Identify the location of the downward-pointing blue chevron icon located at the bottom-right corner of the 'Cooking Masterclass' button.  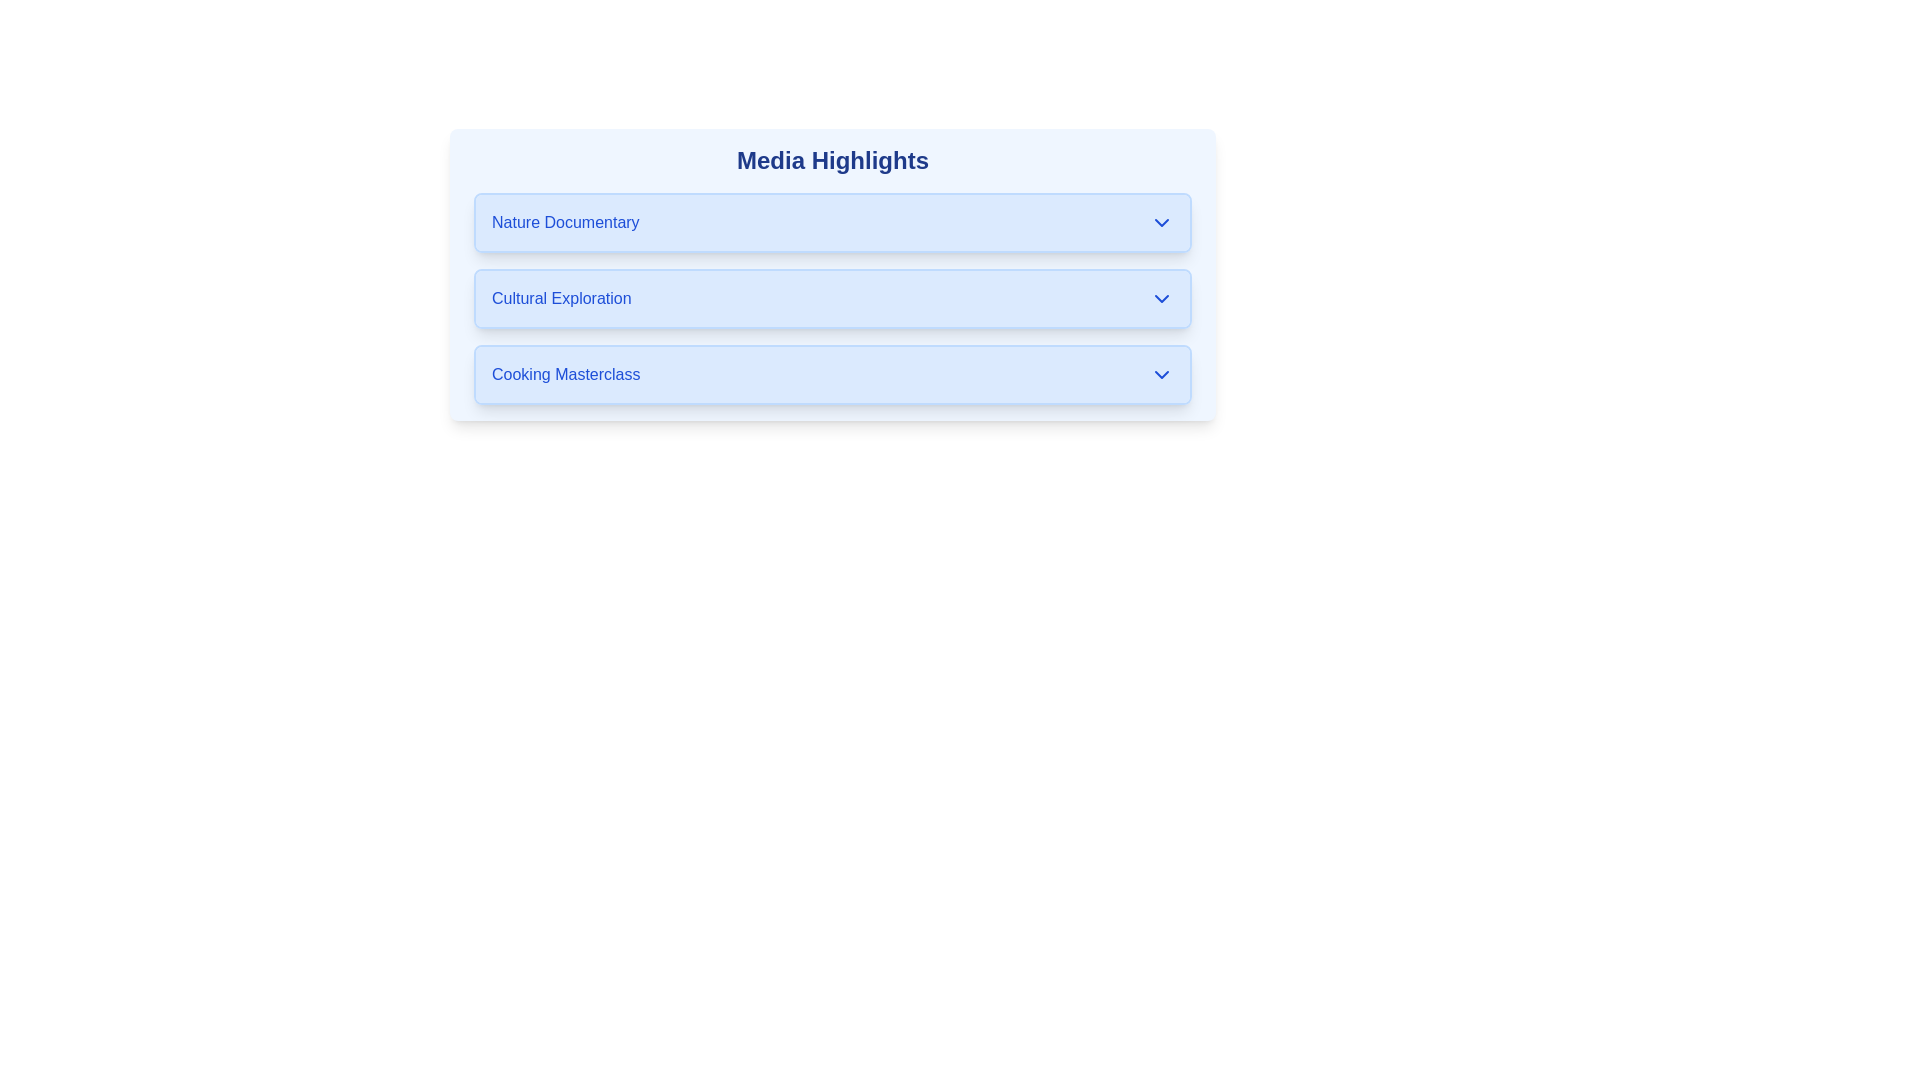
(1161, 374).